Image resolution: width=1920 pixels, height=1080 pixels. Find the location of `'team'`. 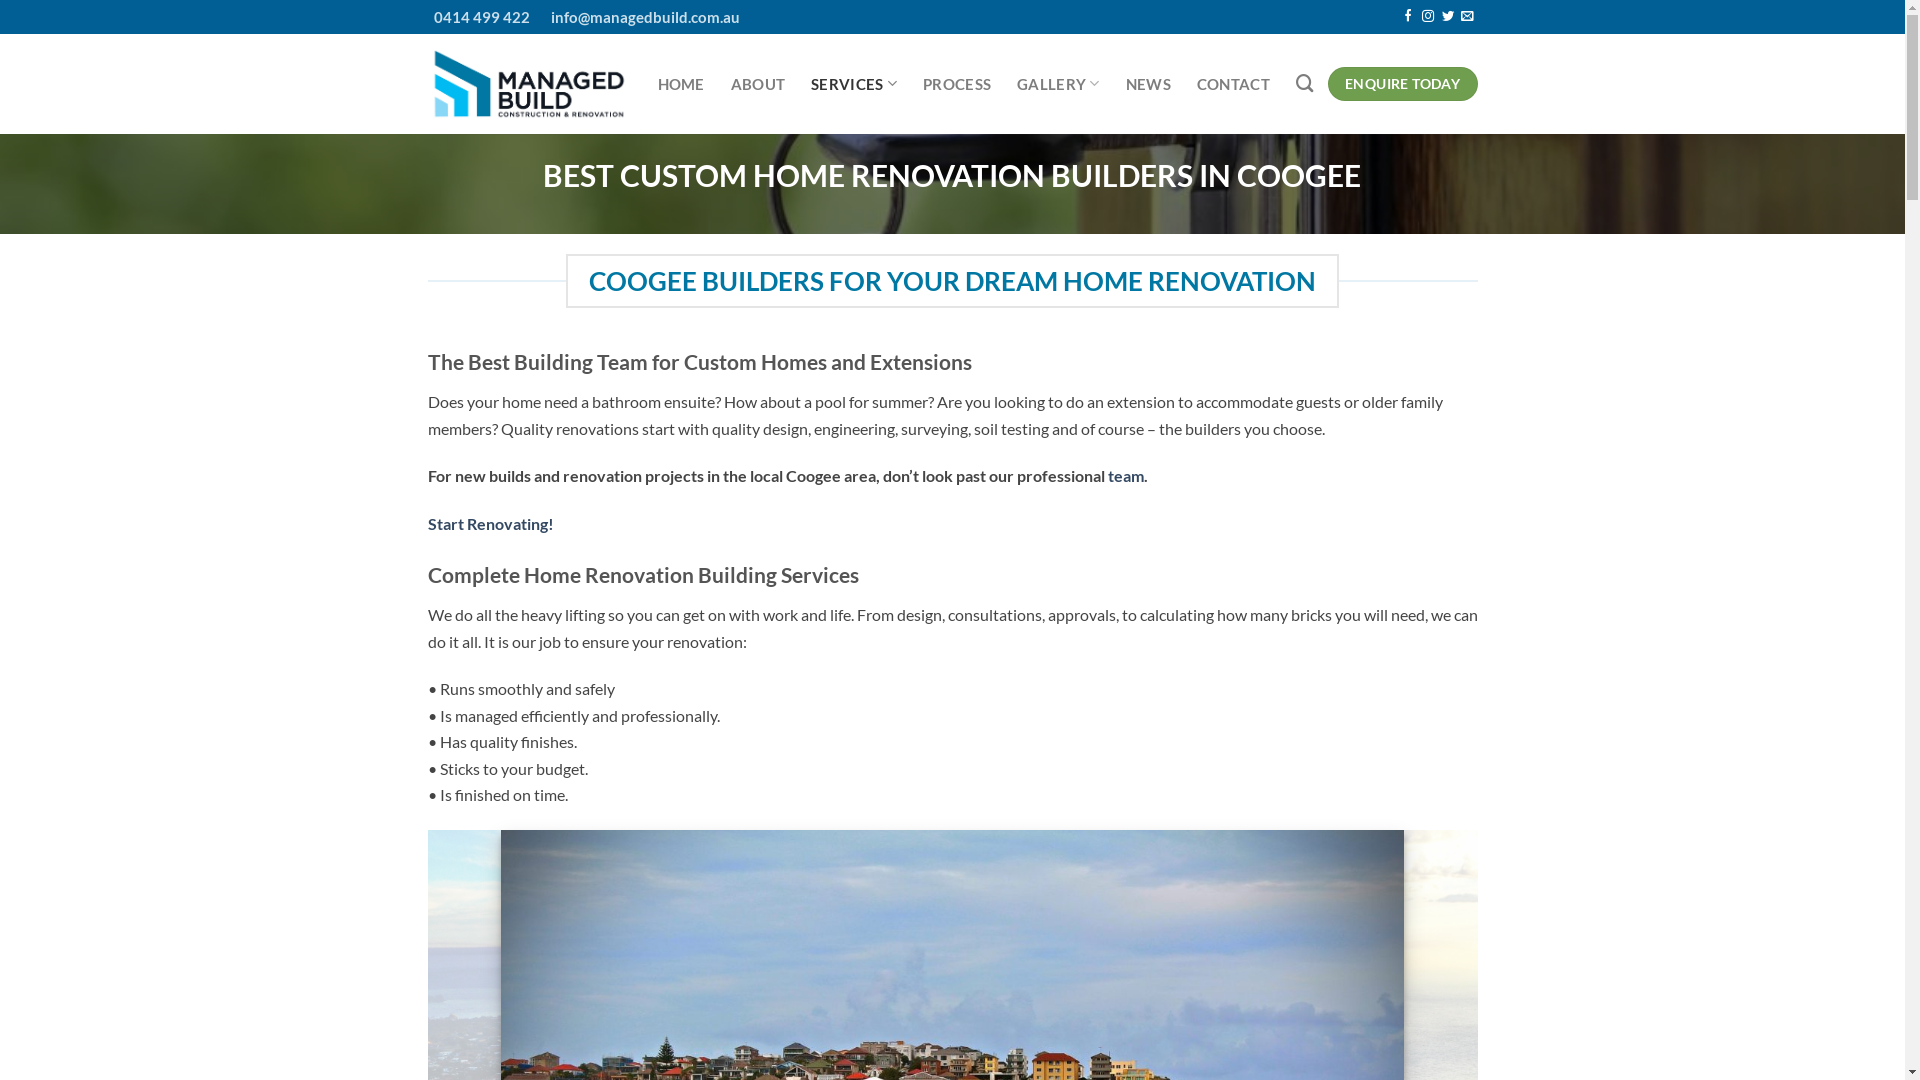

'team' is located at coordinates (1107, 475).